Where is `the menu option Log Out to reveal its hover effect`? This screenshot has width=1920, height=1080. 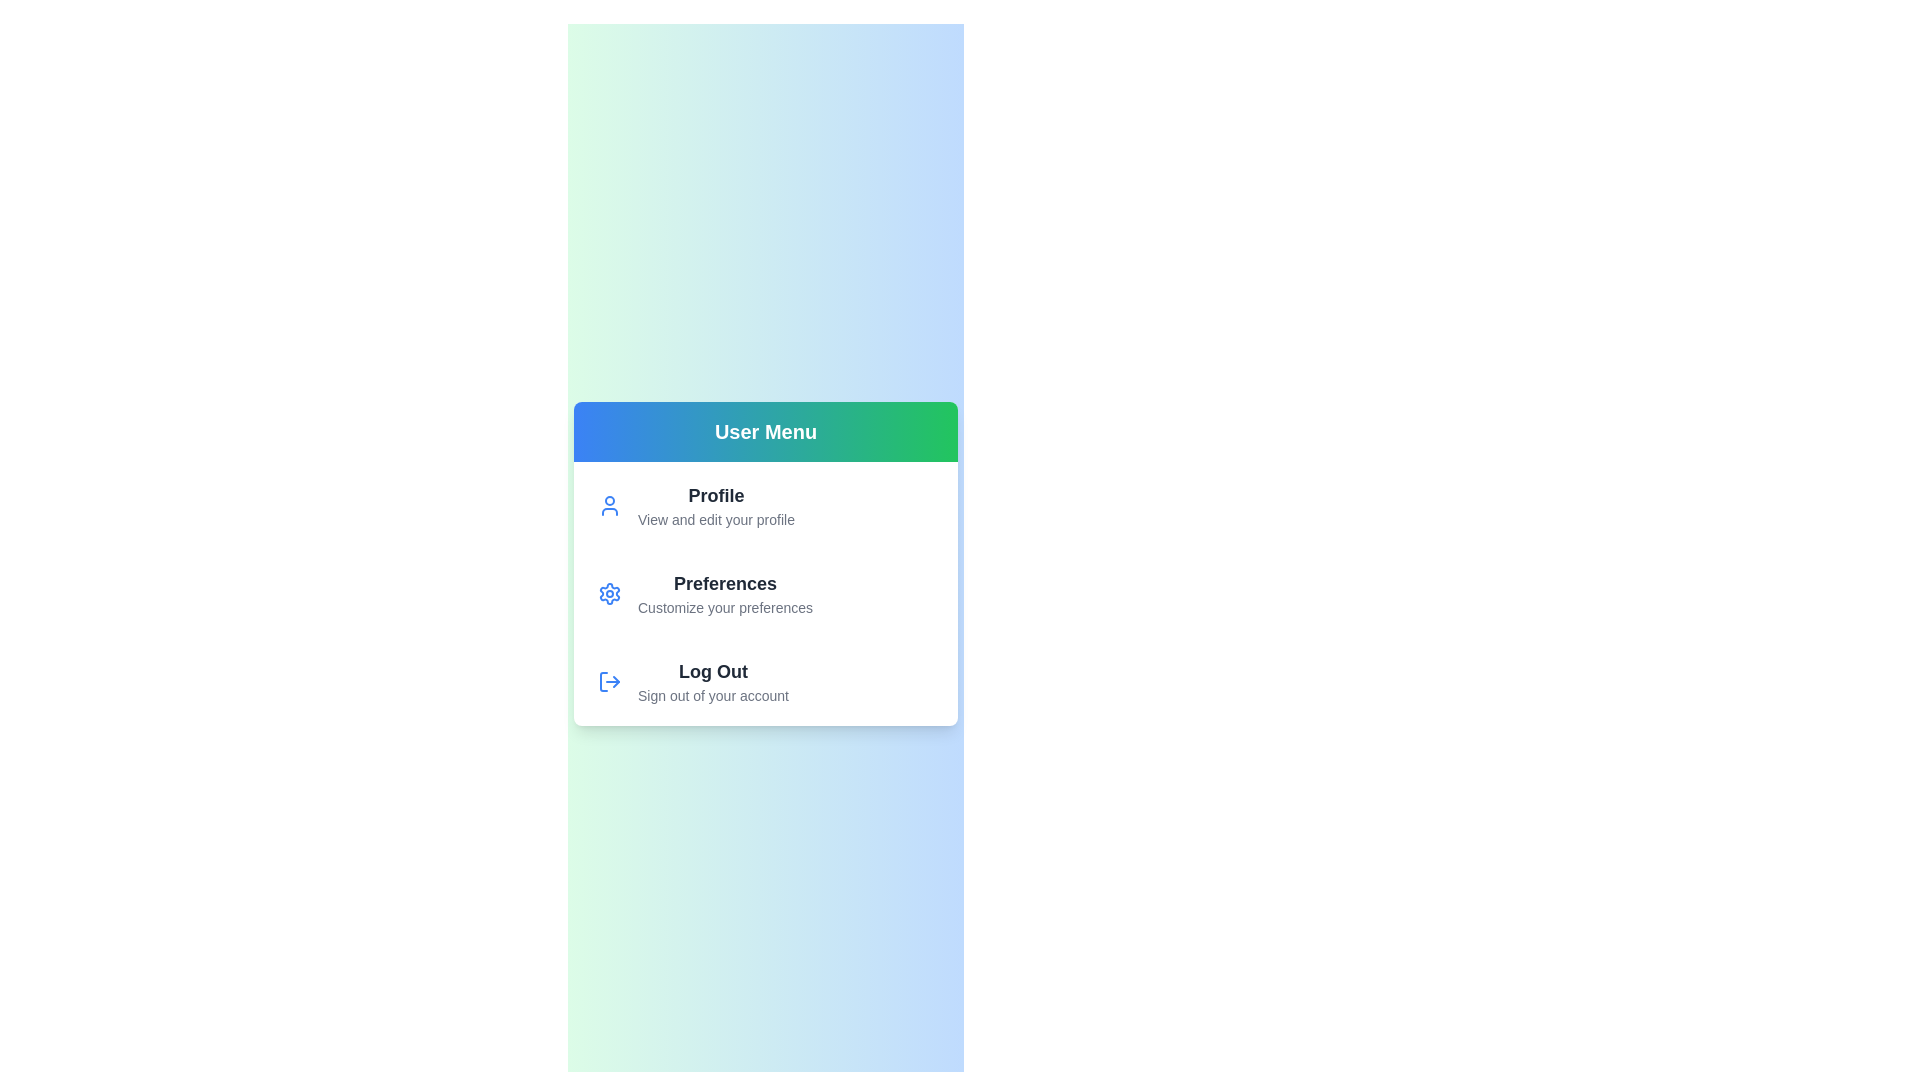
the menu option Log Out to reveal its hover effect is located at coordinates (715, 681).